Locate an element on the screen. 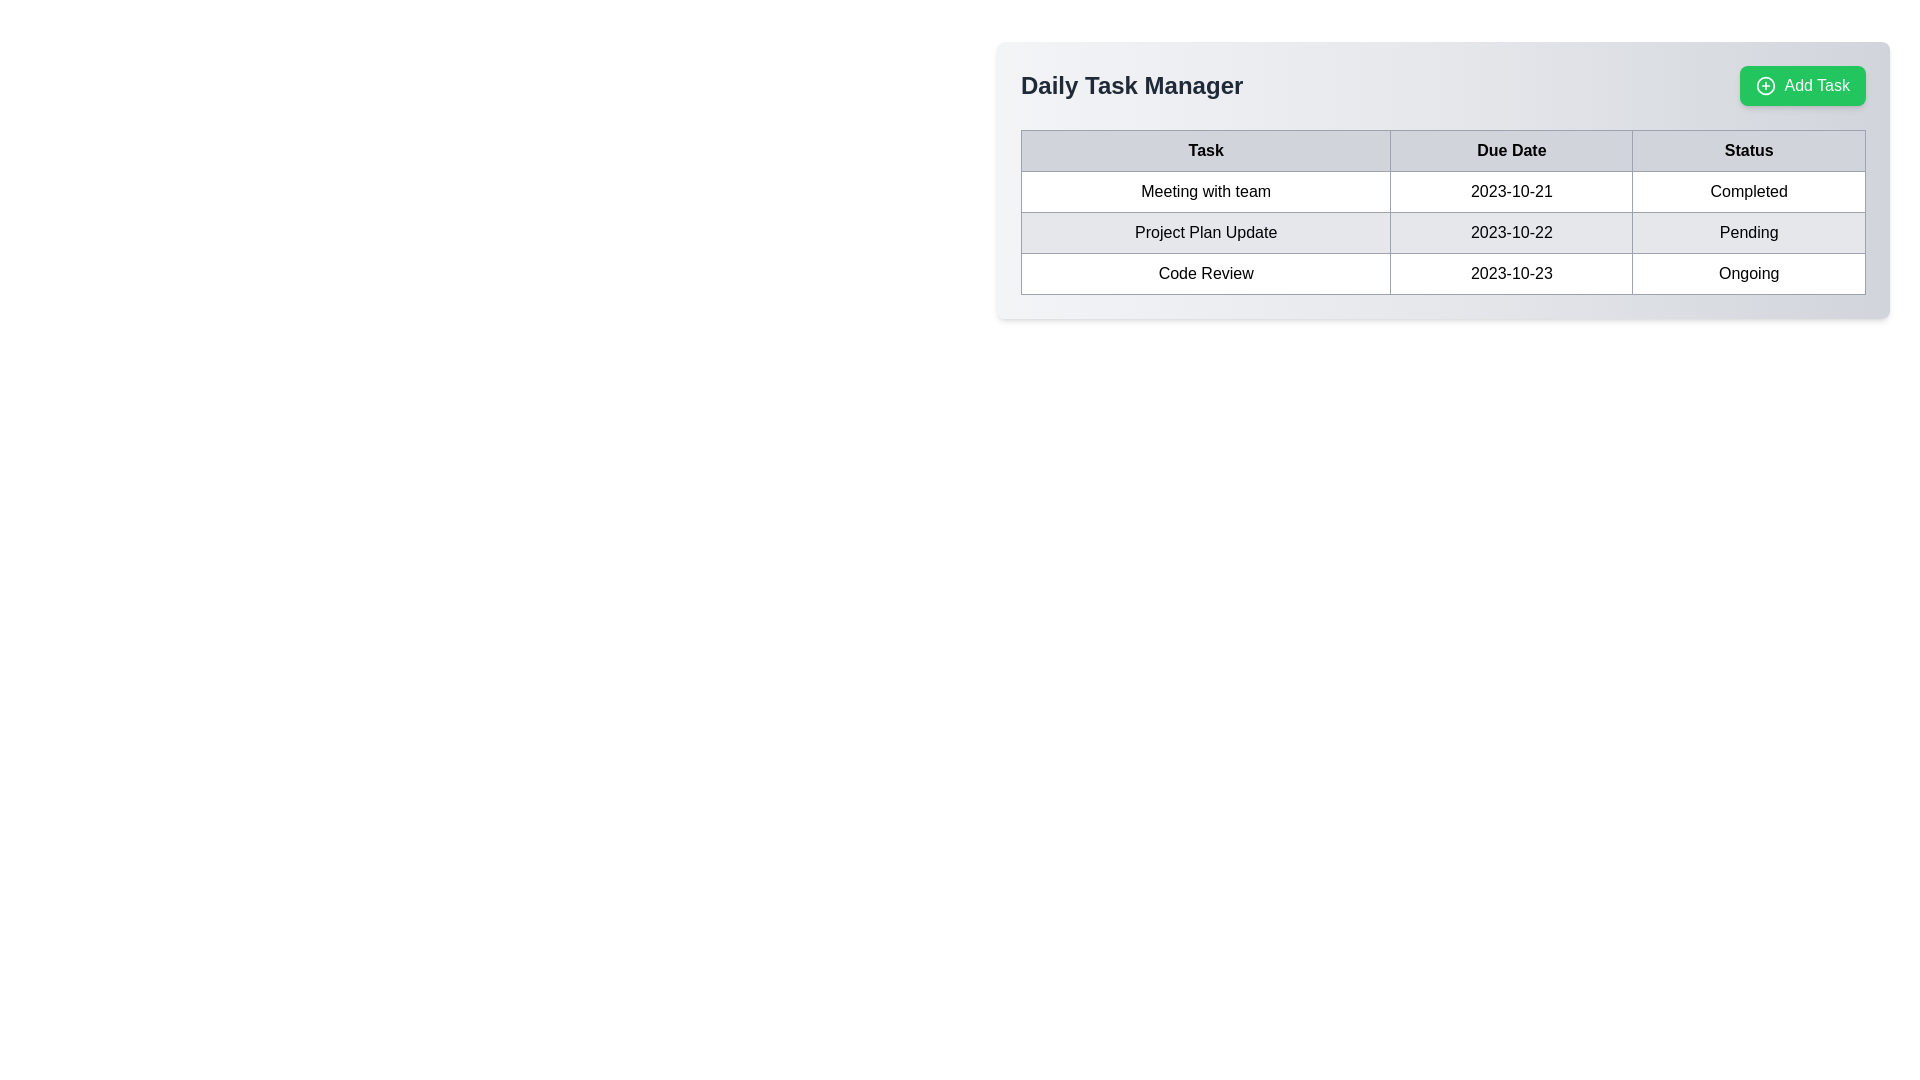  the first column header of the table, which describes tasks and is located at the top-left corner of the table is located at coordinates (1205, 149).